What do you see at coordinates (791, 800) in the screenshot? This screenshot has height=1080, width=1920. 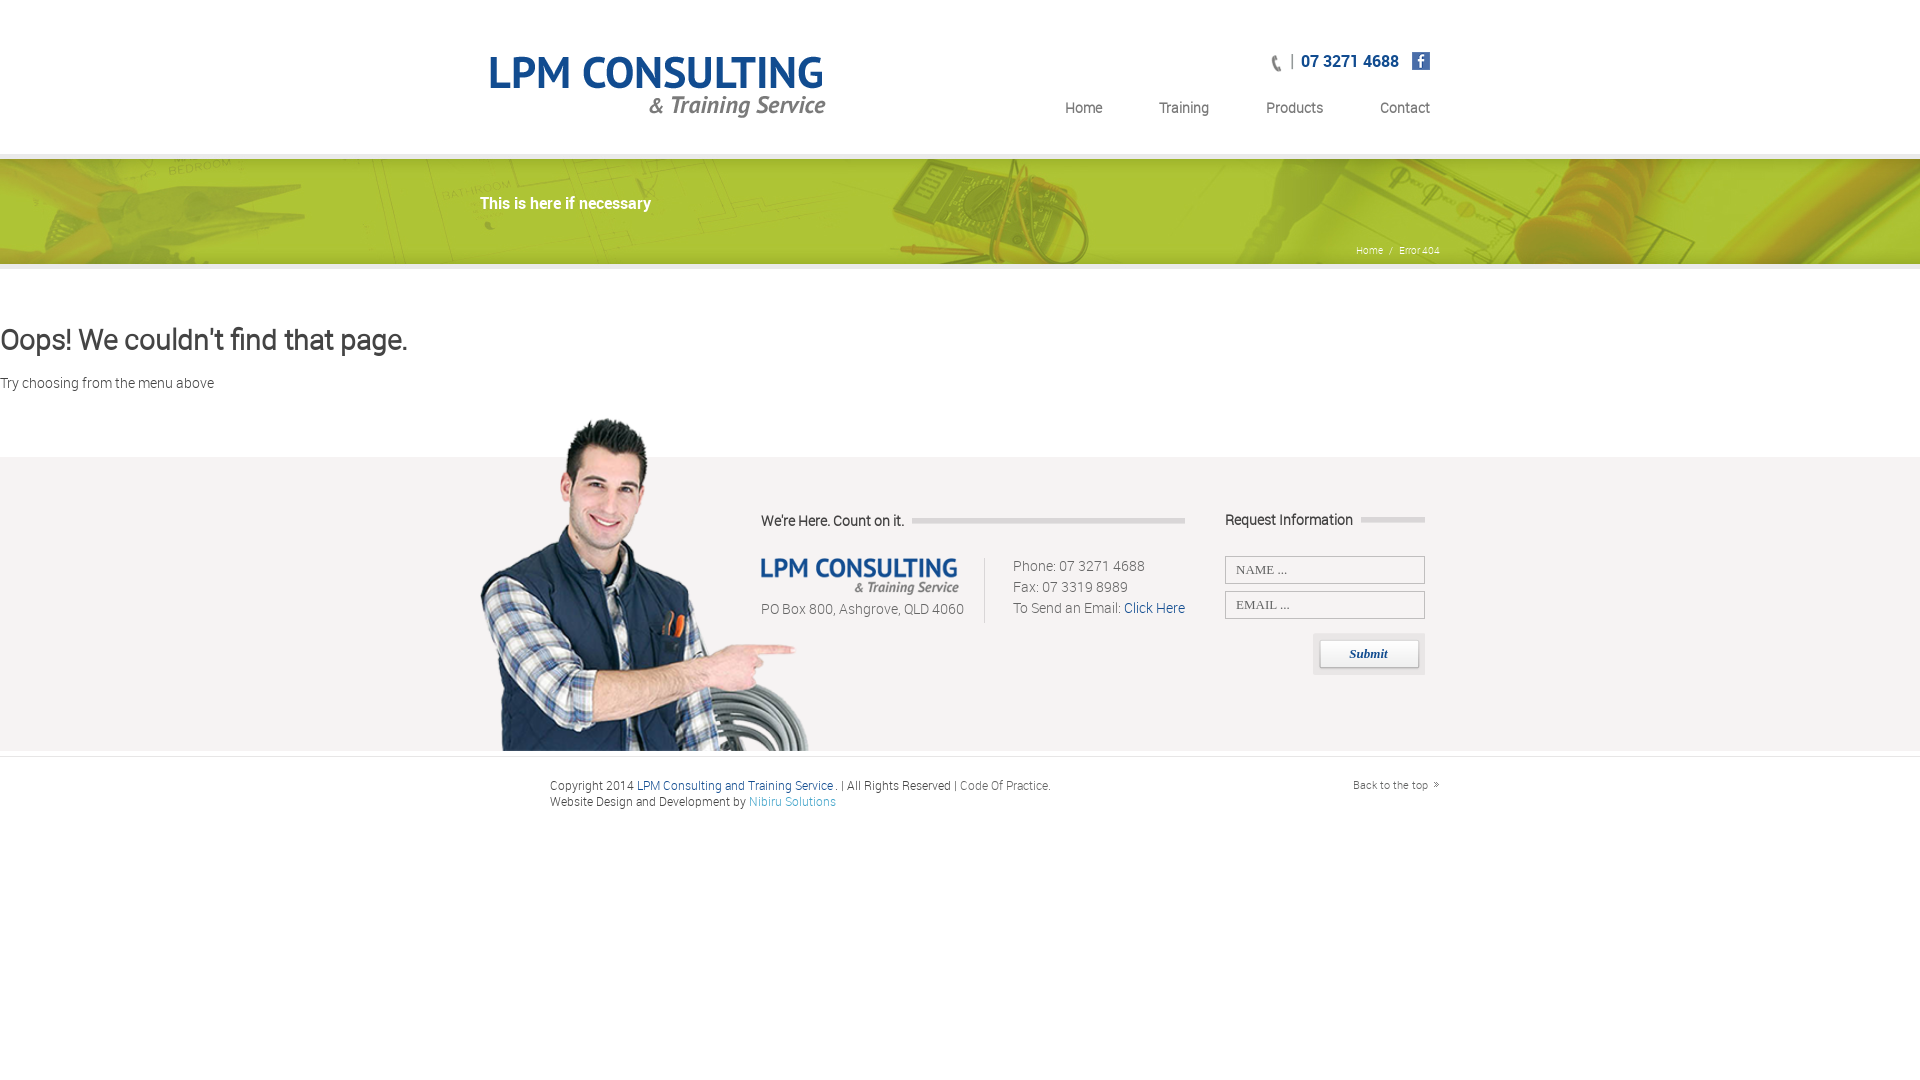 I see `'Nibiru Solutions'` at bounding box center [791, 800].